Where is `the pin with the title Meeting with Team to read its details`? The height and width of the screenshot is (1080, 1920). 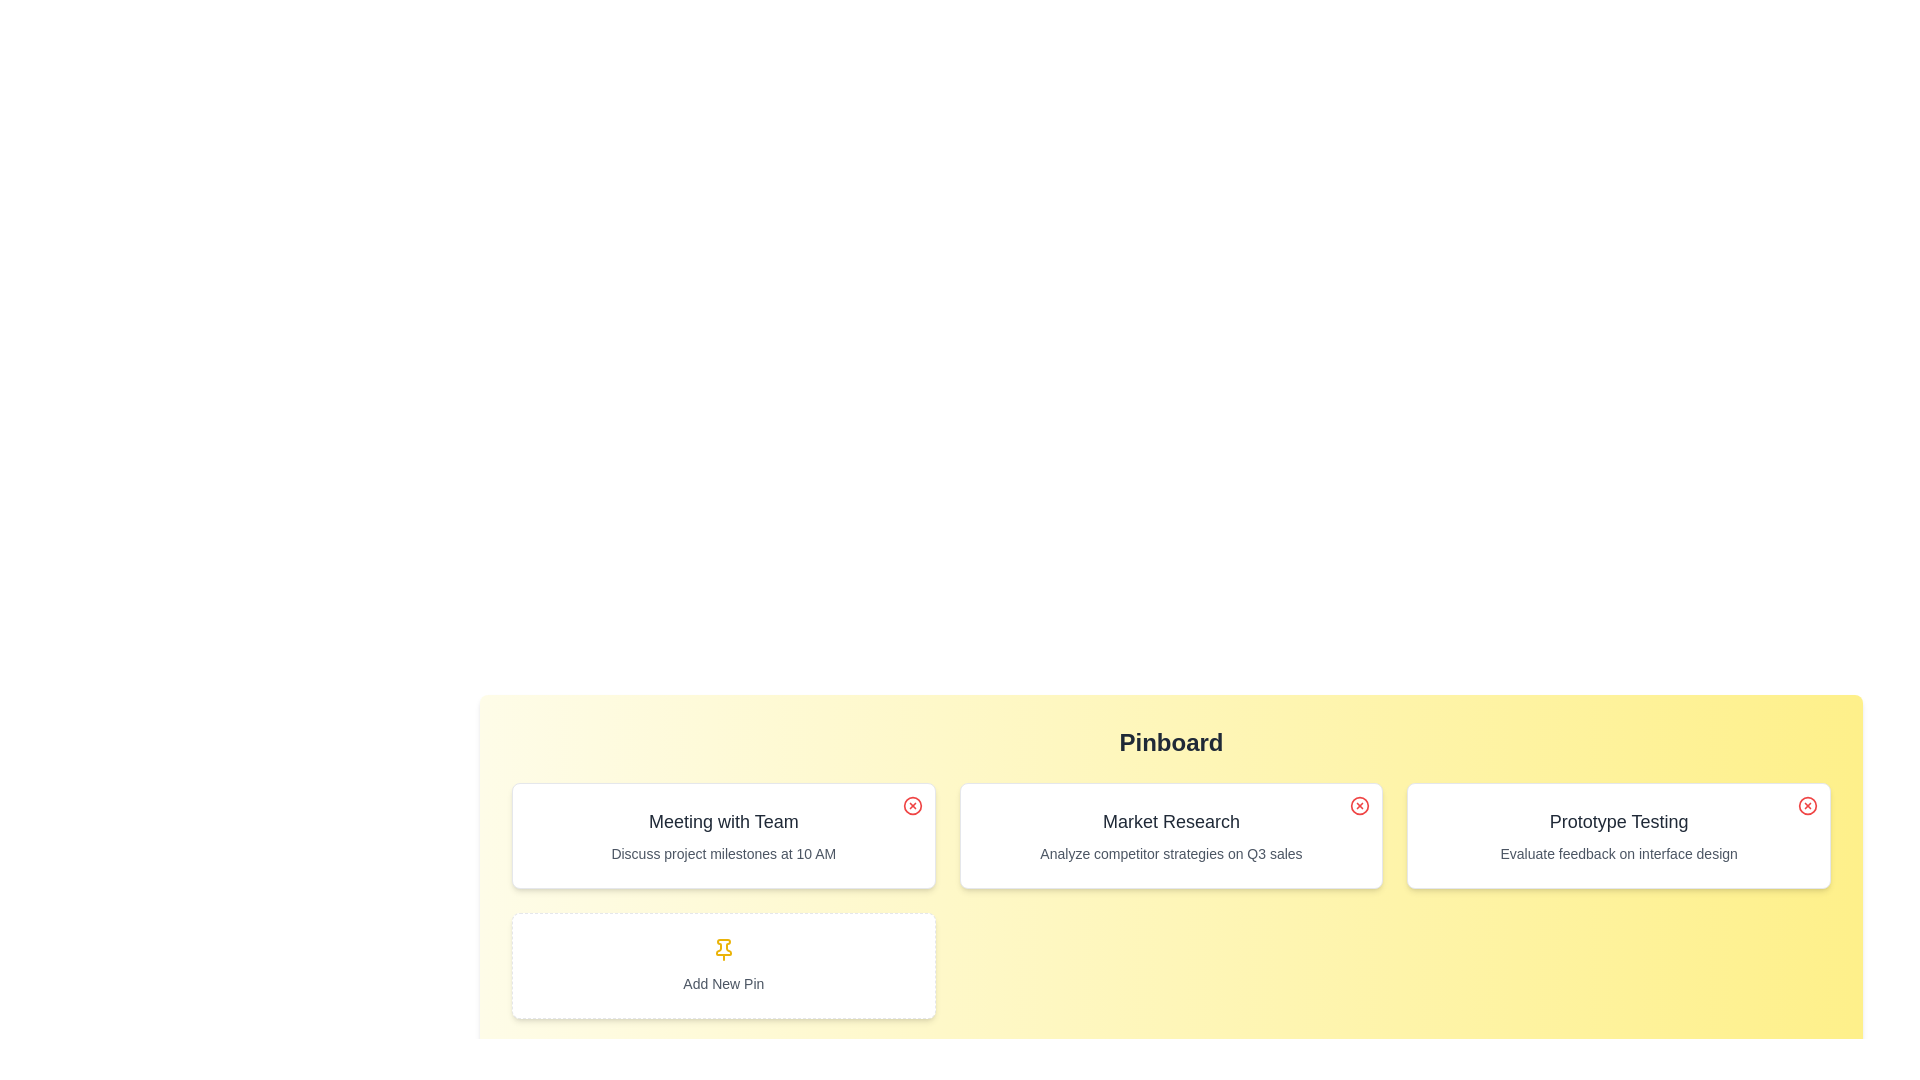 the pin with the title Meeting with Team to read its details is located at coordinates (722, 836).